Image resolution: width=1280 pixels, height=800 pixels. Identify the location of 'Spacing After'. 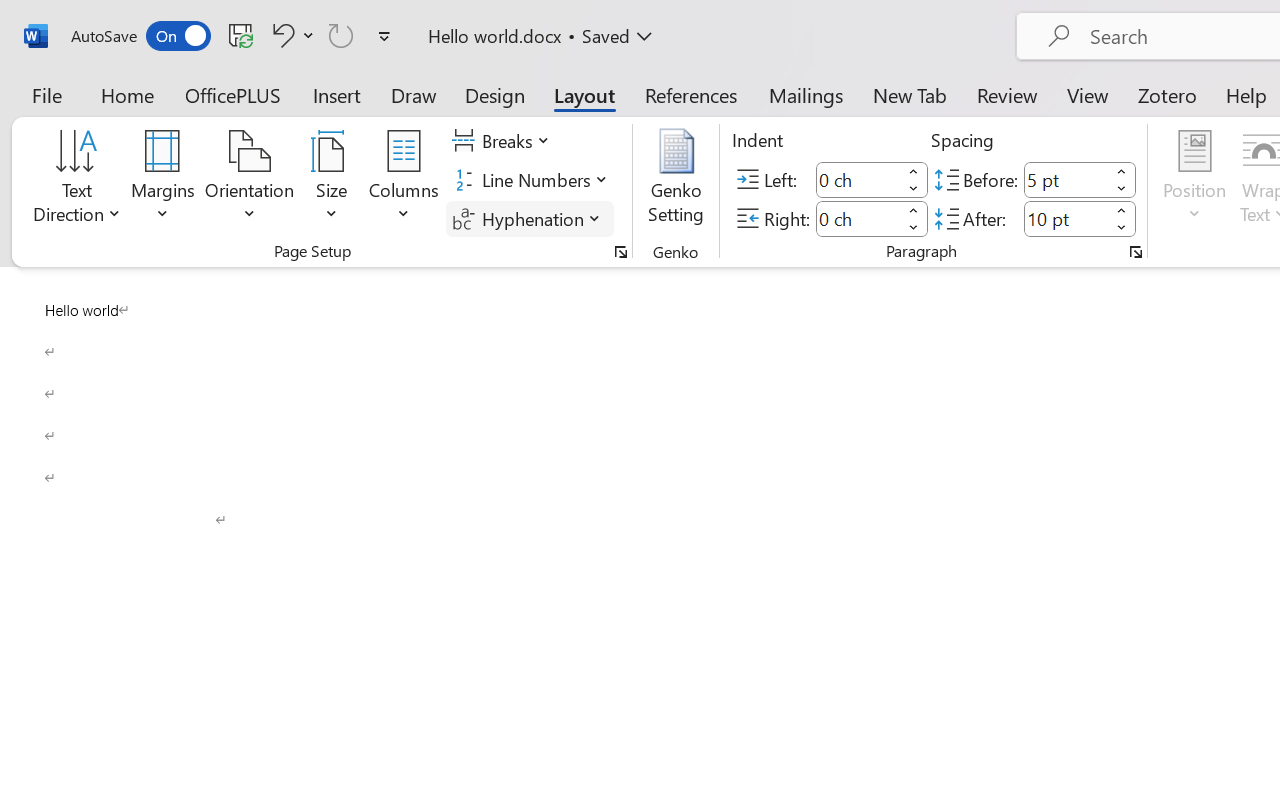
(1065, 218).